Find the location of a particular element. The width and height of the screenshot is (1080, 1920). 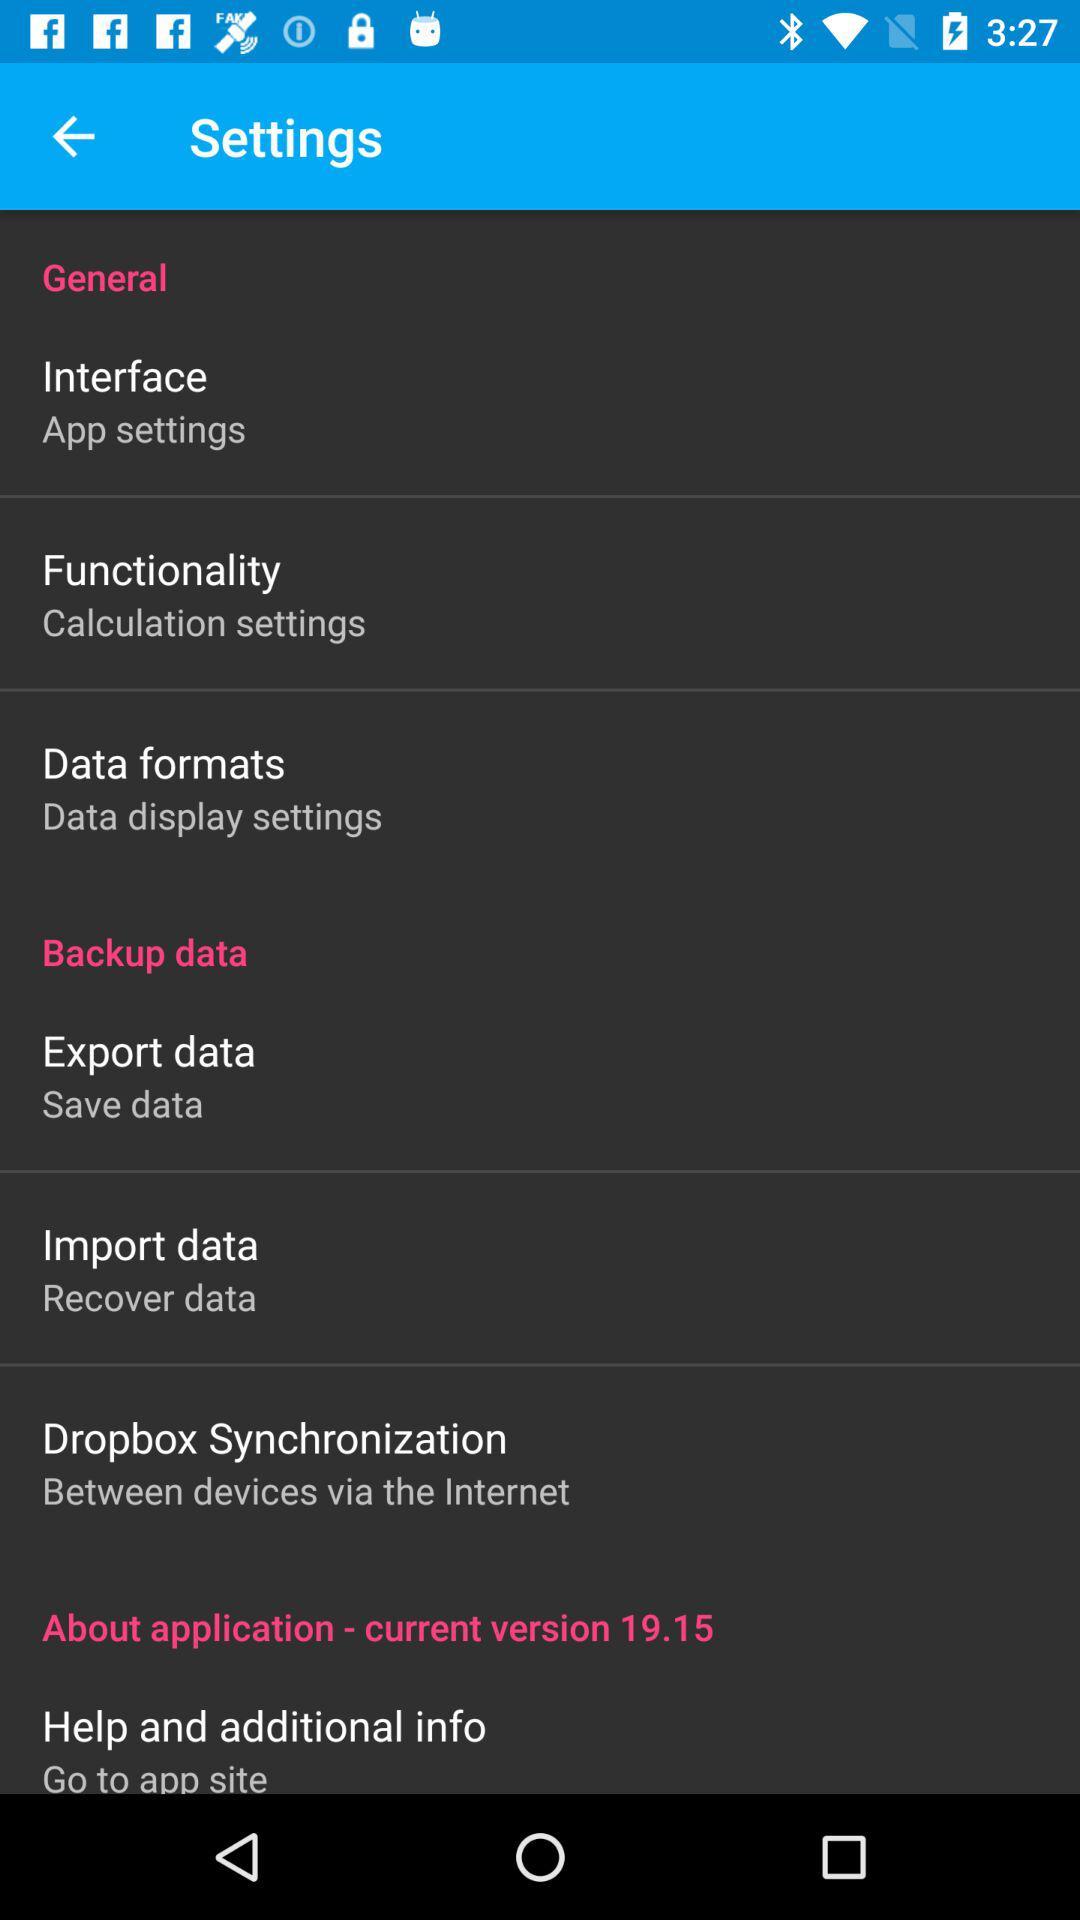

between devices via item is located at coordinates (305, 1490).